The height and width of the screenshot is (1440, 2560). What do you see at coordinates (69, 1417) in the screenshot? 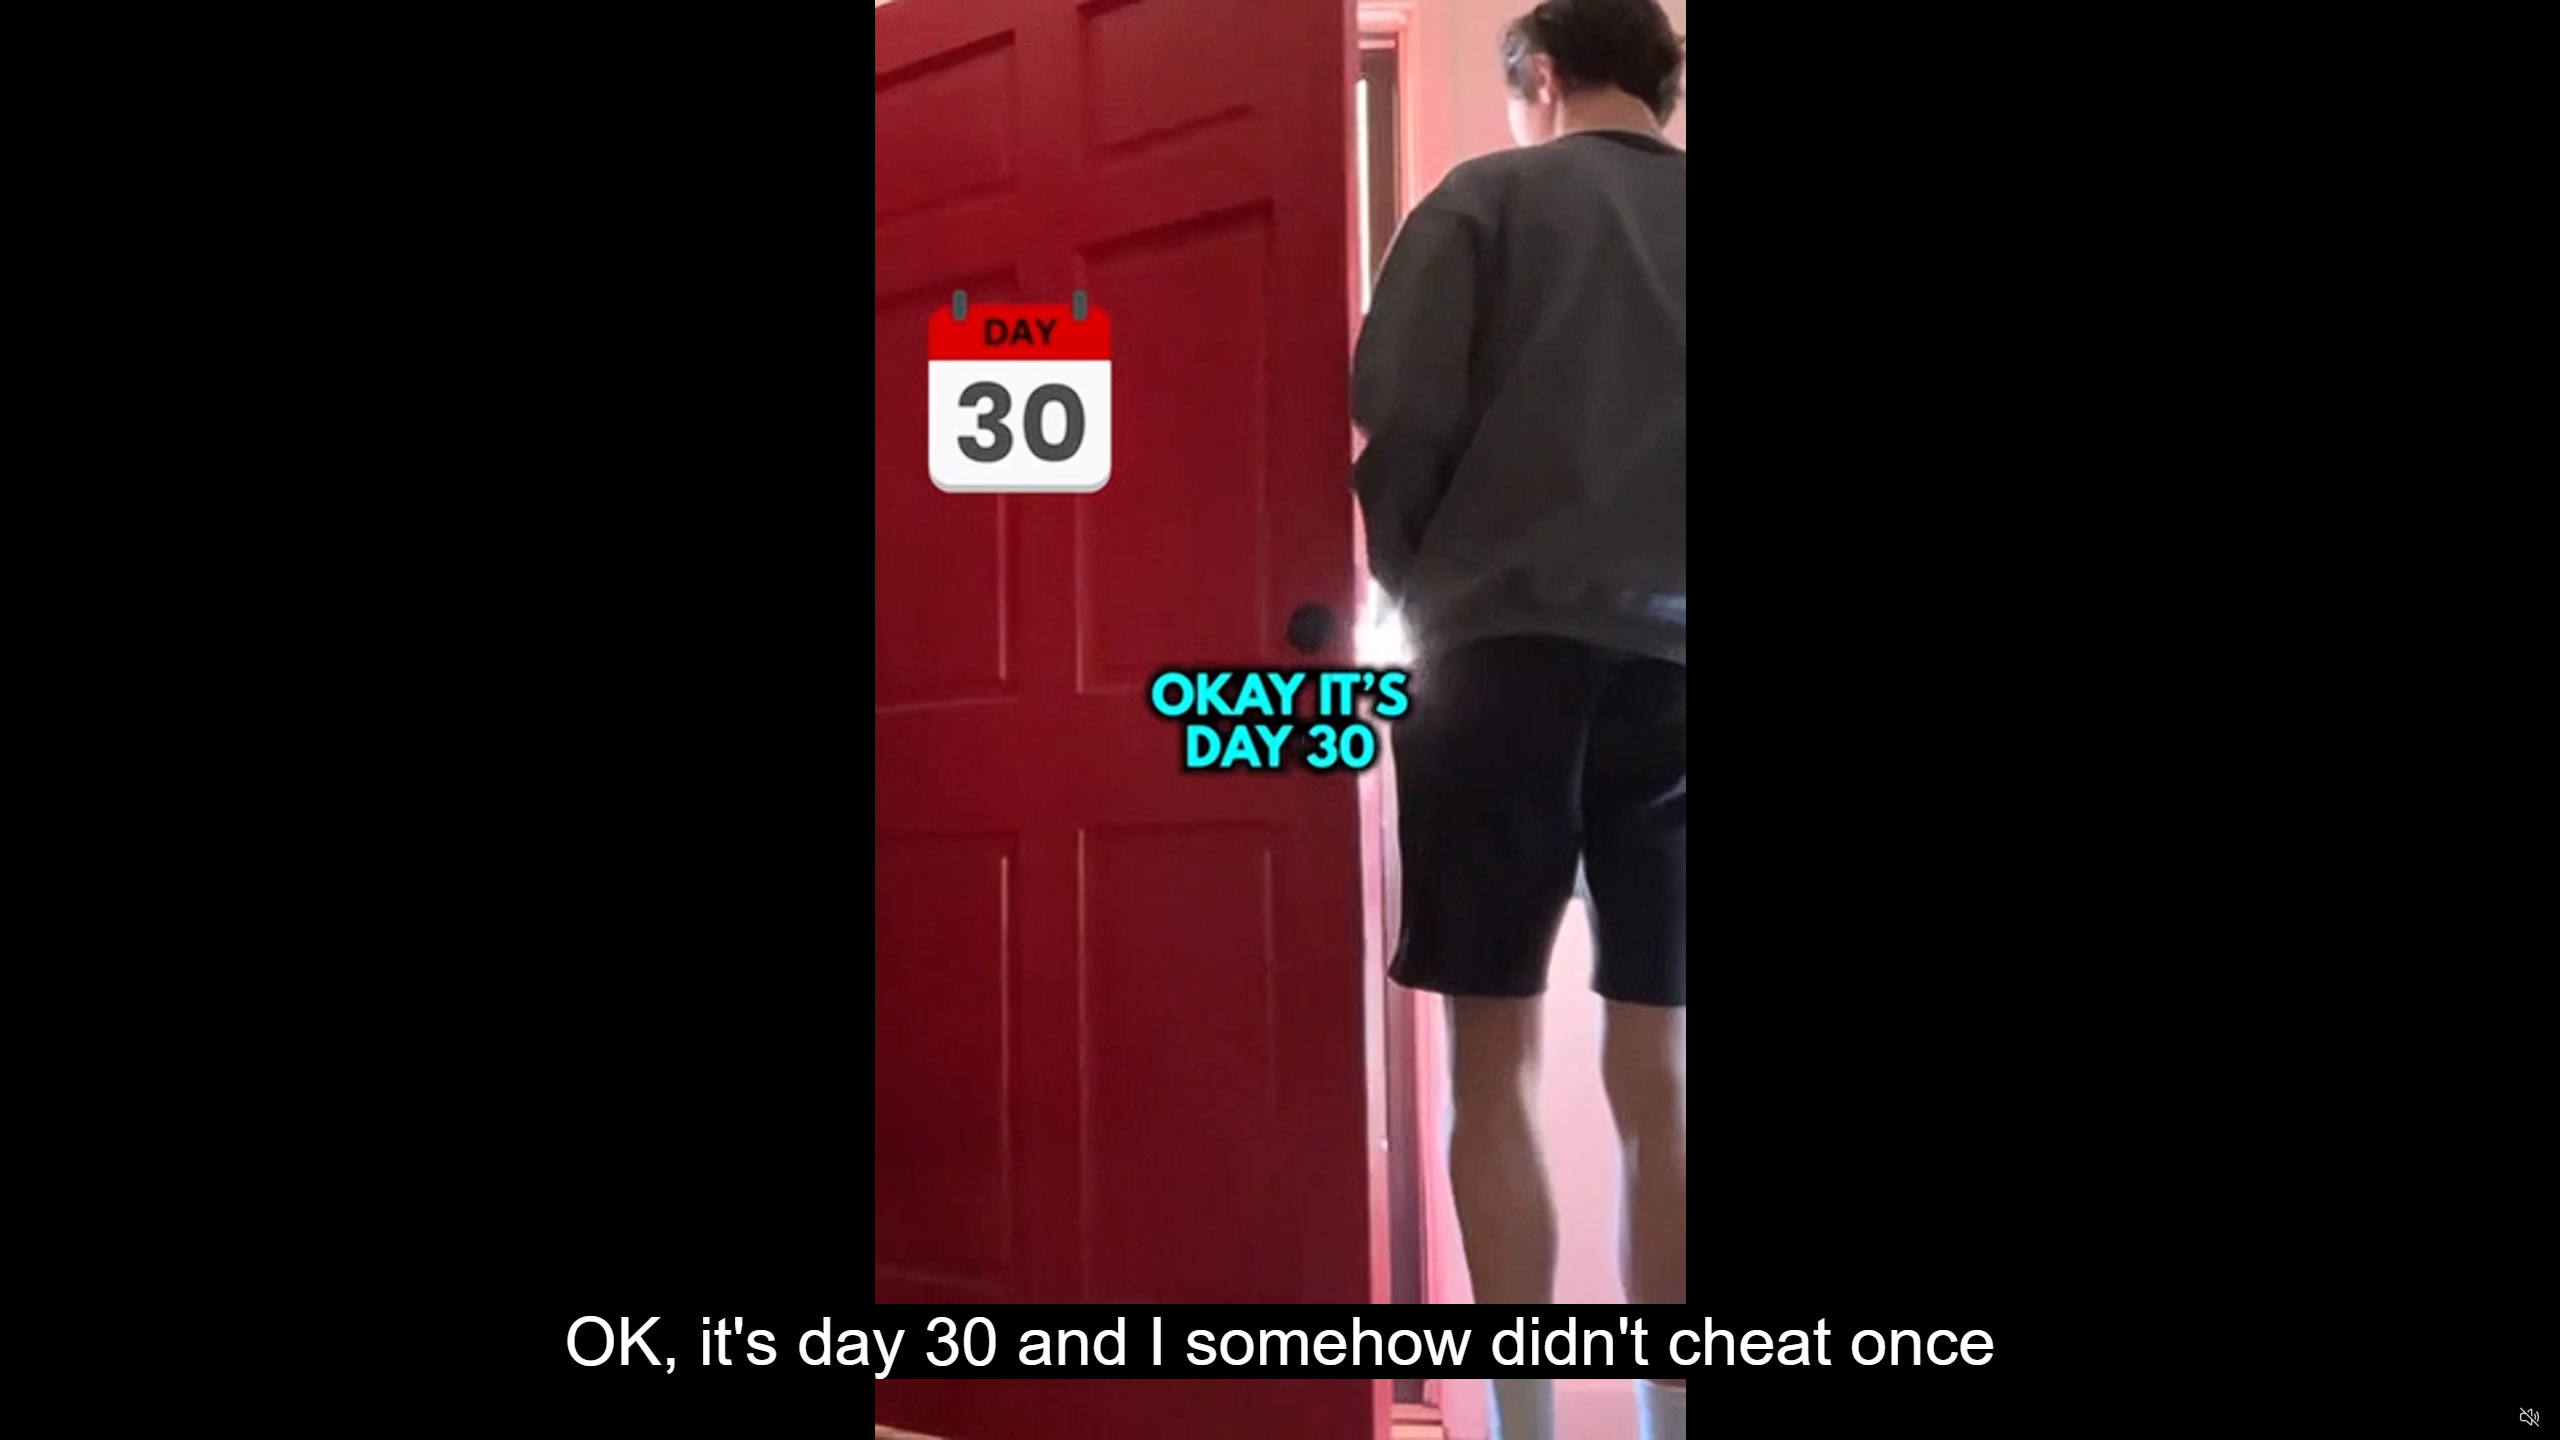
I see `'Seek Back'` at bounding box center [69, 1417].